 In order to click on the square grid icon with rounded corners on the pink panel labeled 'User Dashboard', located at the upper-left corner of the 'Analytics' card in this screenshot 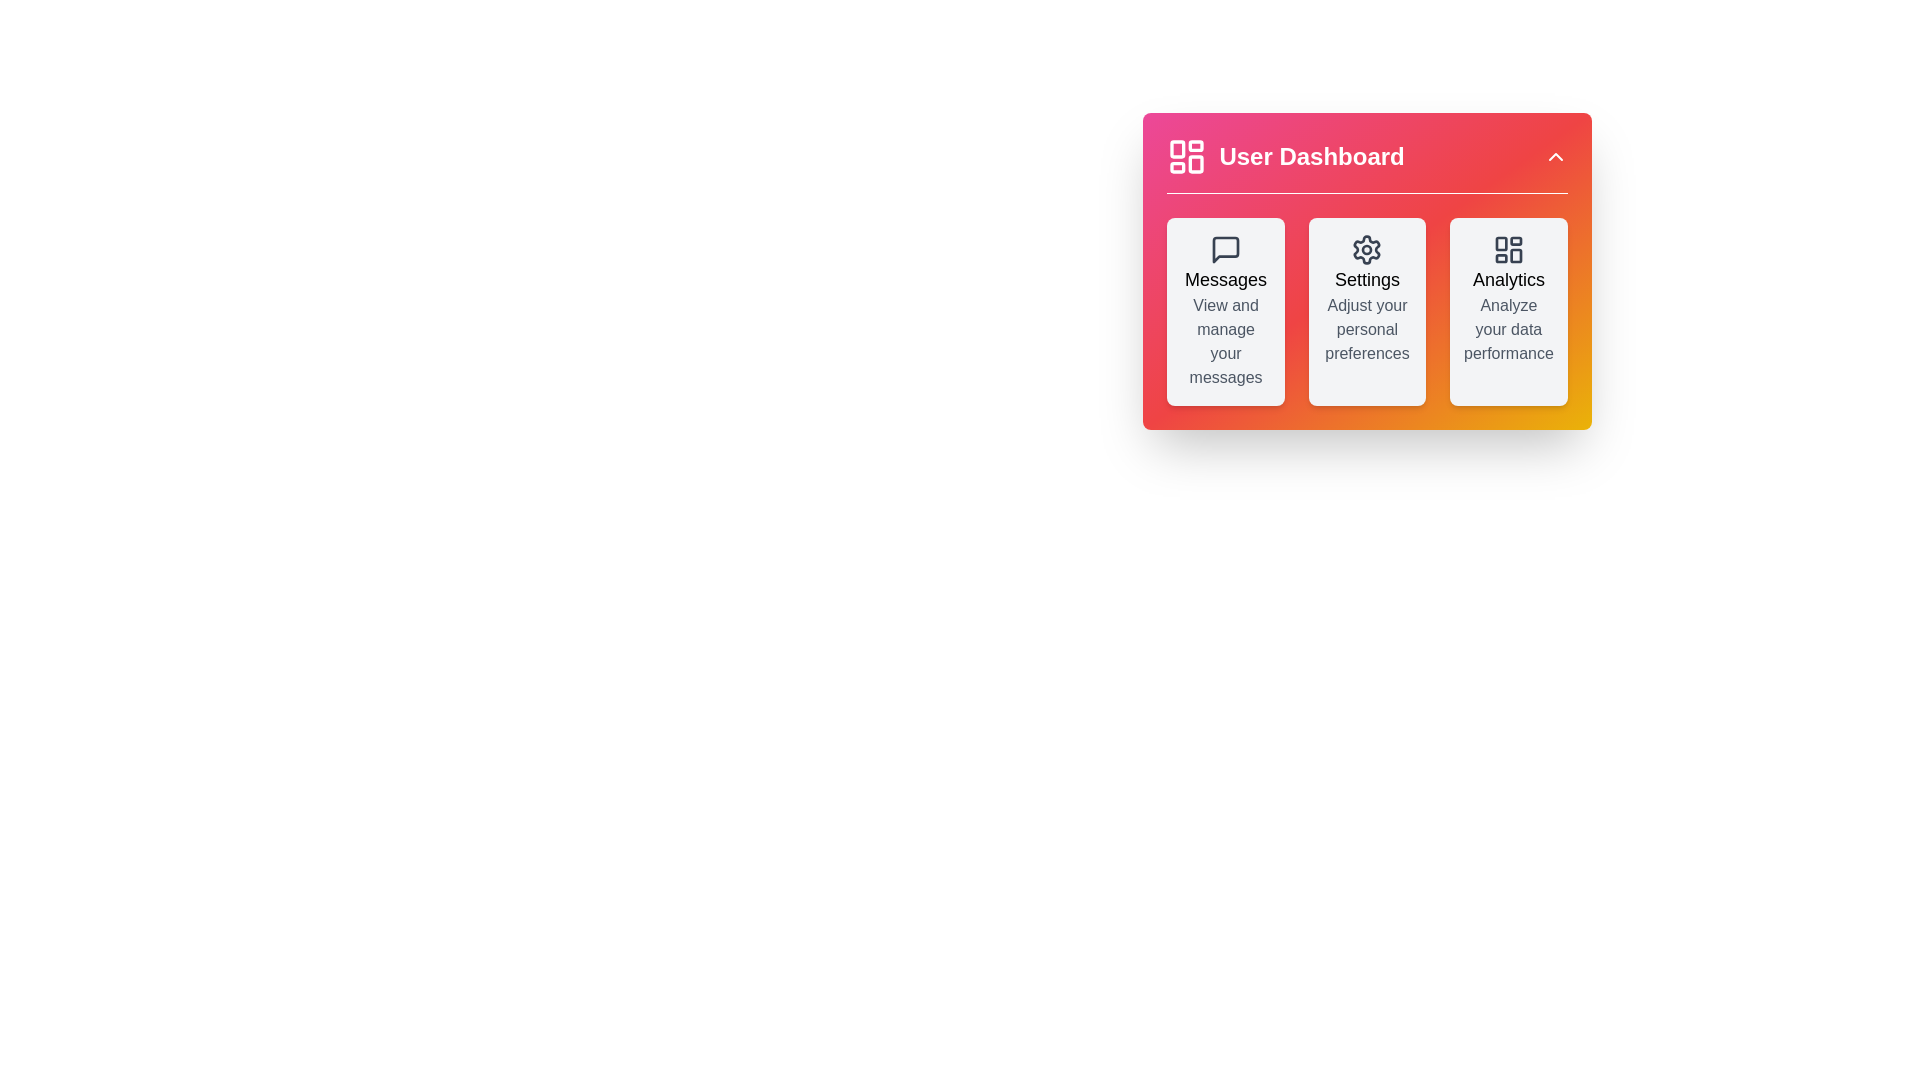, I will do `click(1508, 249)`.